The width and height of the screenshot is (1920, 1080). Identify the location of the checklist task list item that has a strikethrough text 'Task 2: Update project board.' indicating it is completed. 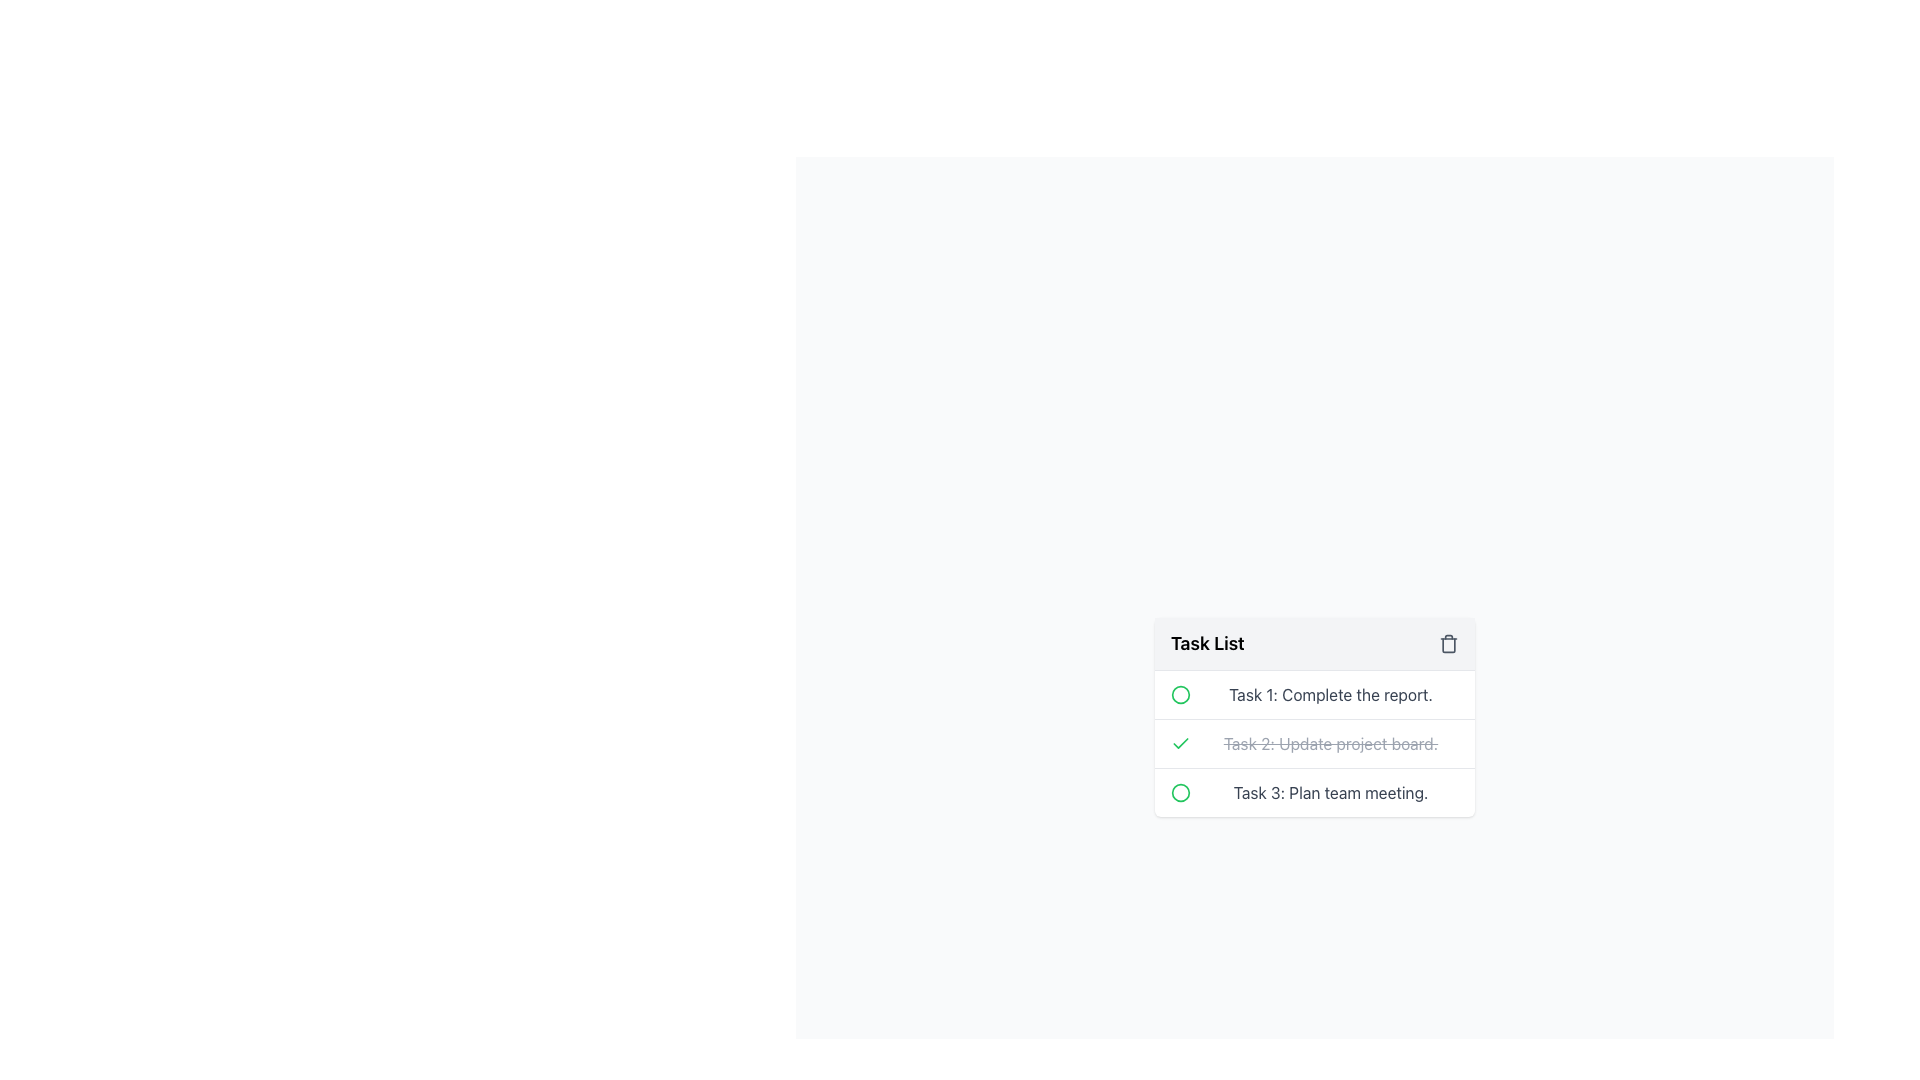
(1315, 744).